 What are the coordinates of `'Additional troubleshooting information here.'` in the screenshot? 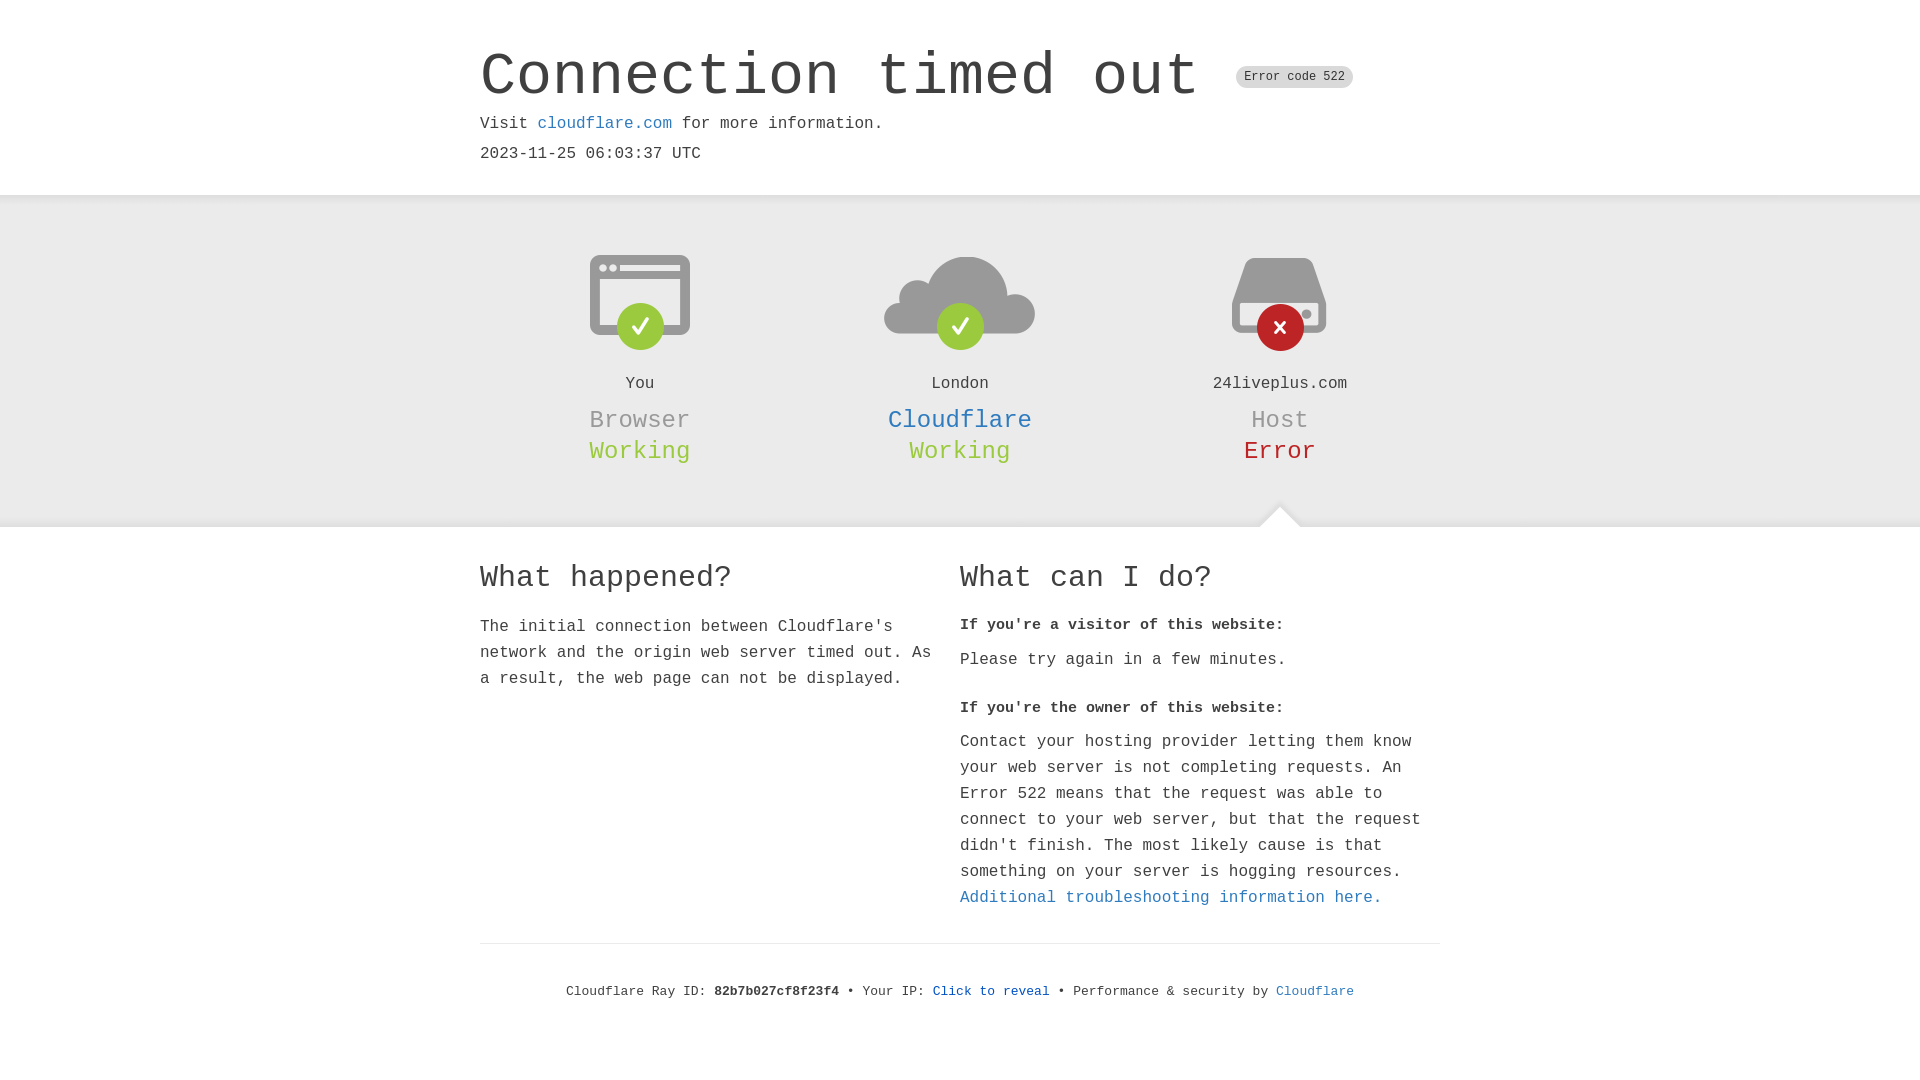 It's located at (1171, 897).